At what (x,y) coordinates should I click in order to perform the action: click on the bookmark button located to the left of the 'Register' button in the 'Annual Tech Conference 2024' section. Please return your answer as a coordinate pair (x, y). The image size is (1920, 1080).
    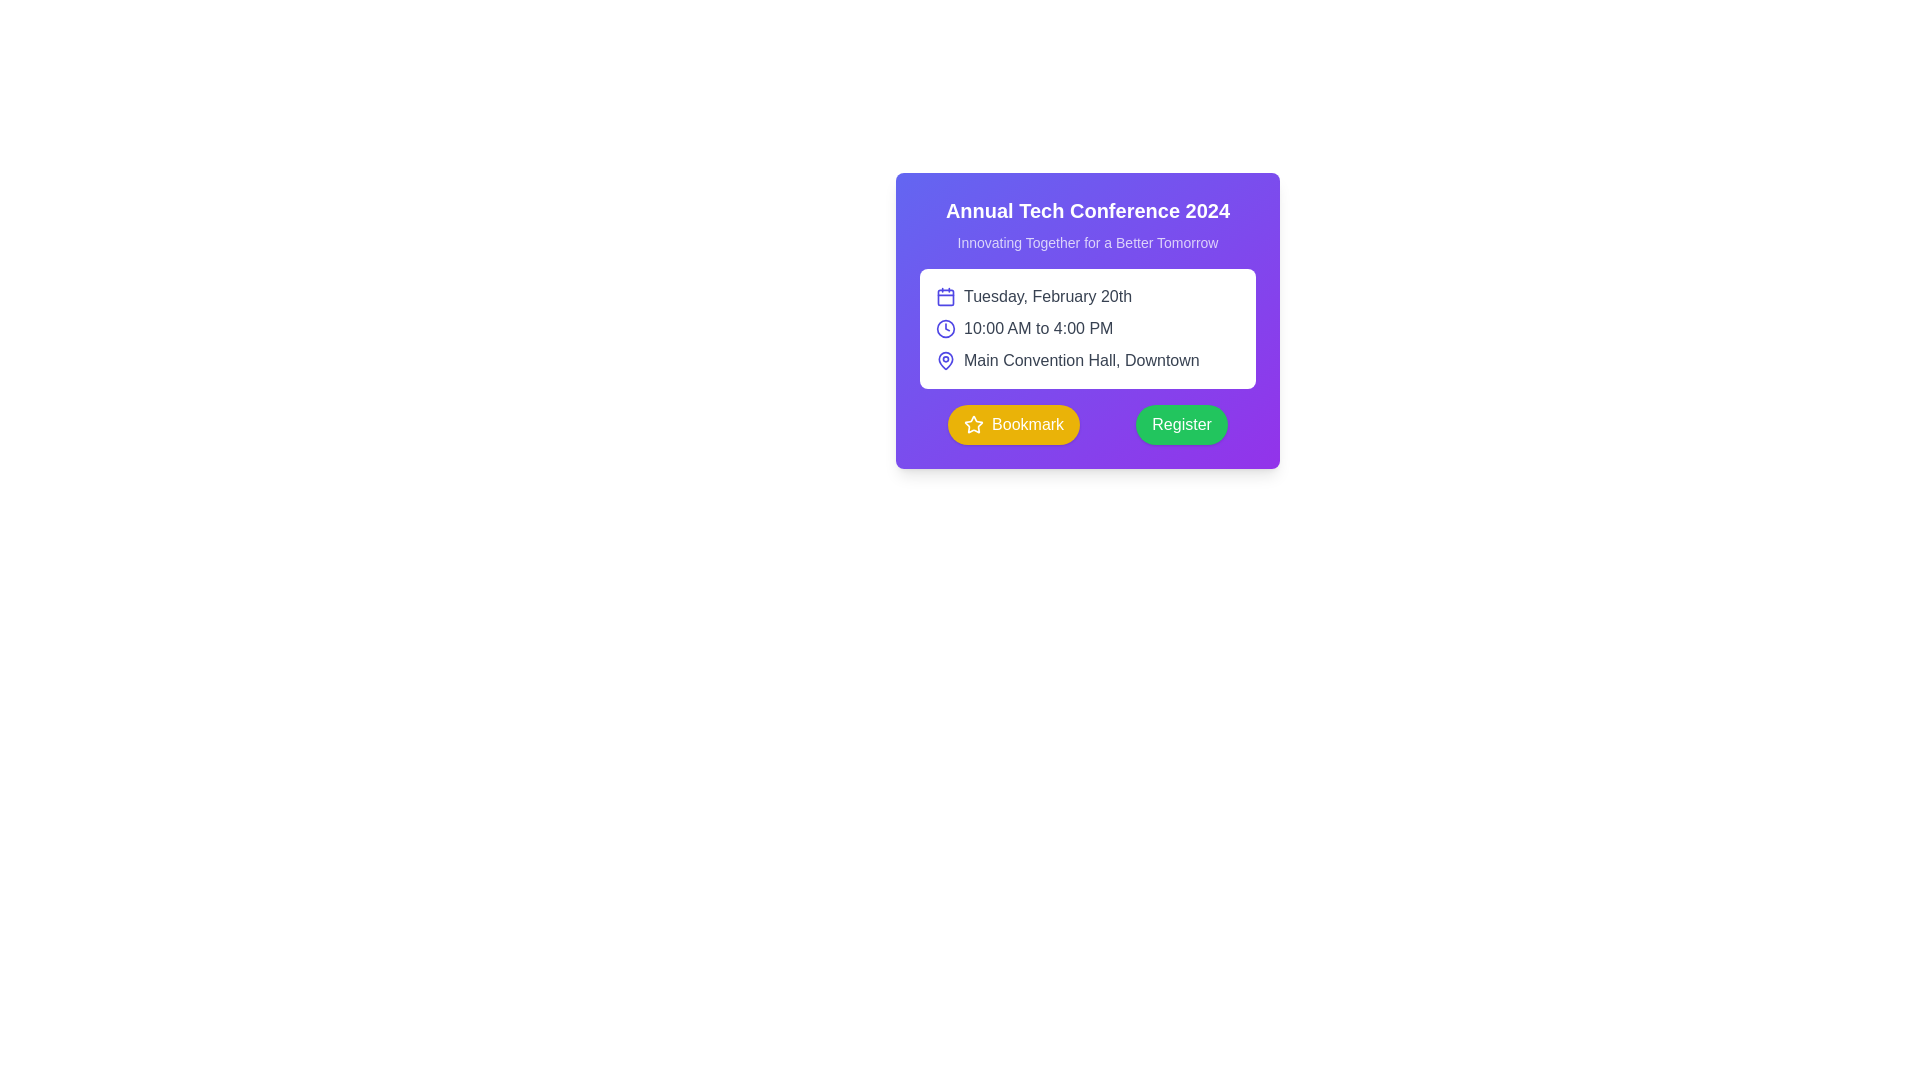
    Looking at the image, I should click on (1014, 423).